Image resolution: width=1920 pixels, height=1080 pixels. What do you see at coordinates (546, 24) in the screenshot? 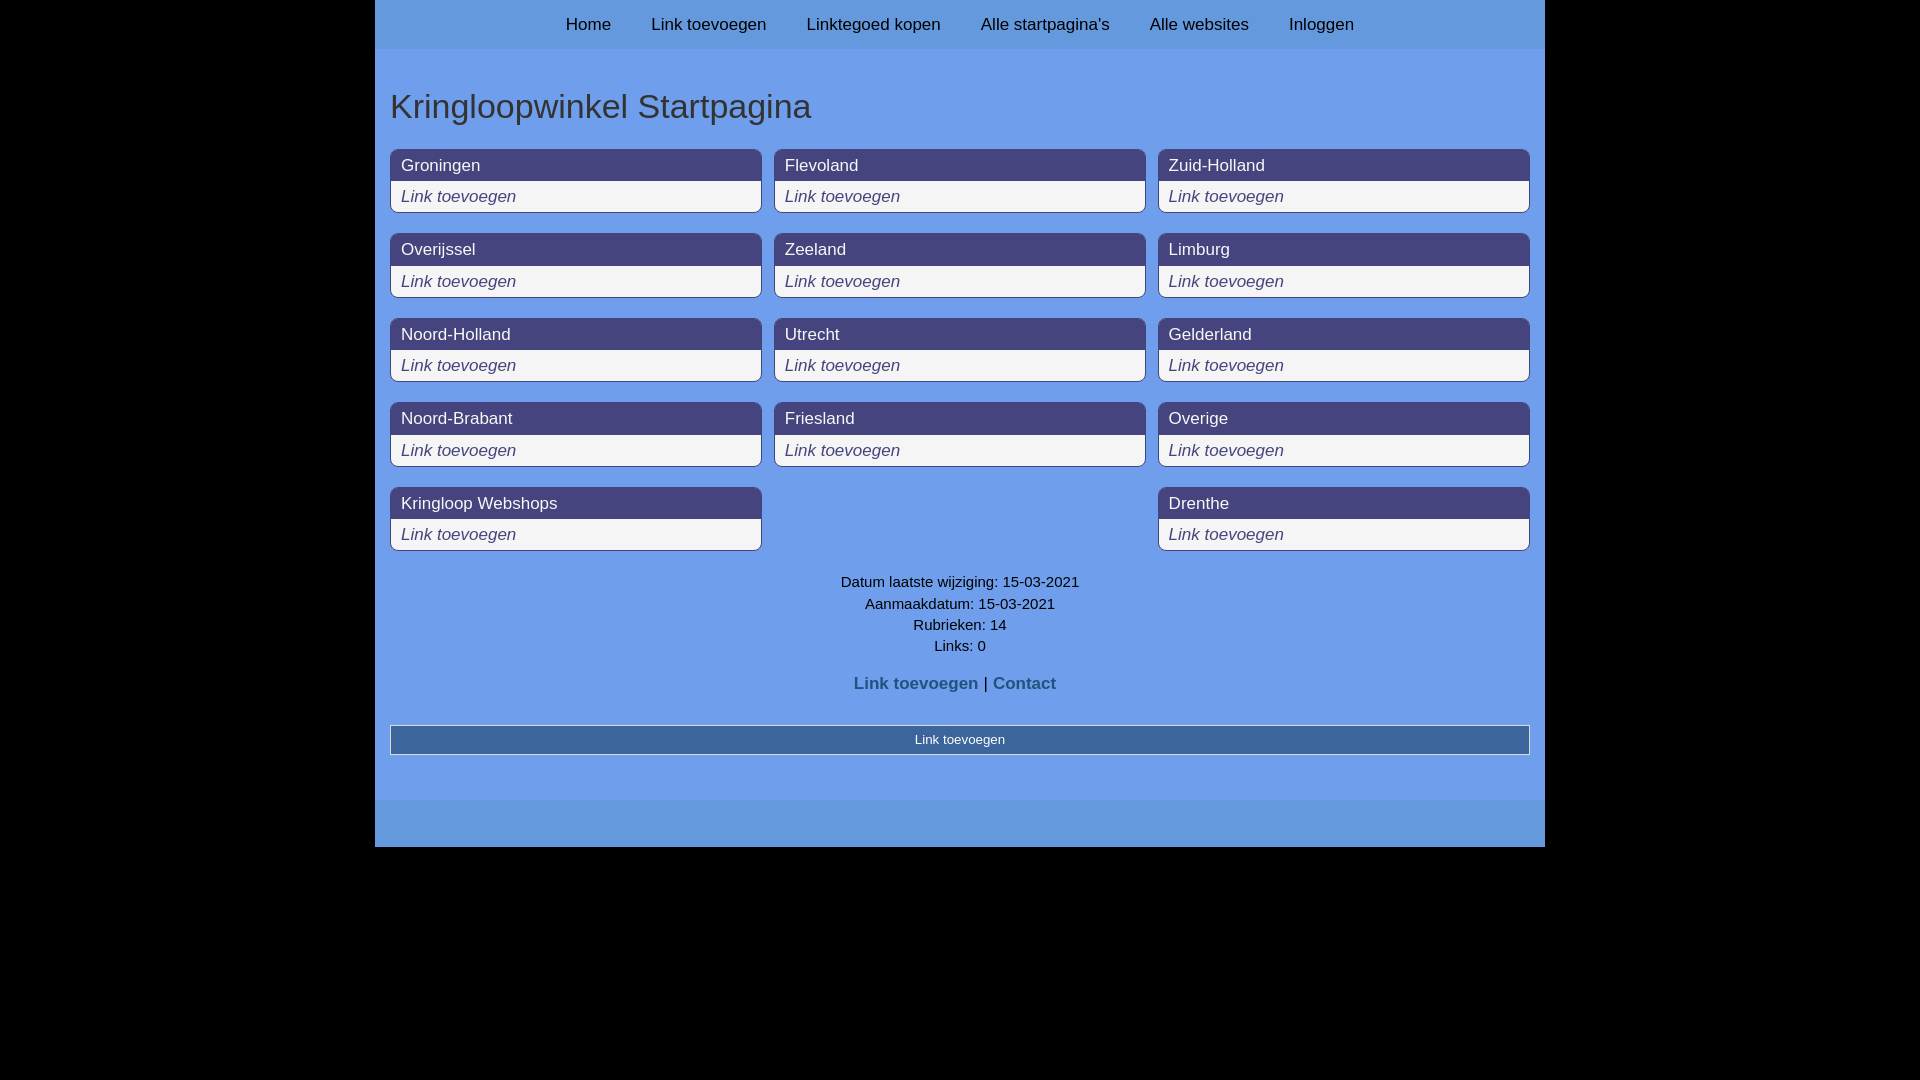
I see `'Home'` at bounding box center [546, 24].